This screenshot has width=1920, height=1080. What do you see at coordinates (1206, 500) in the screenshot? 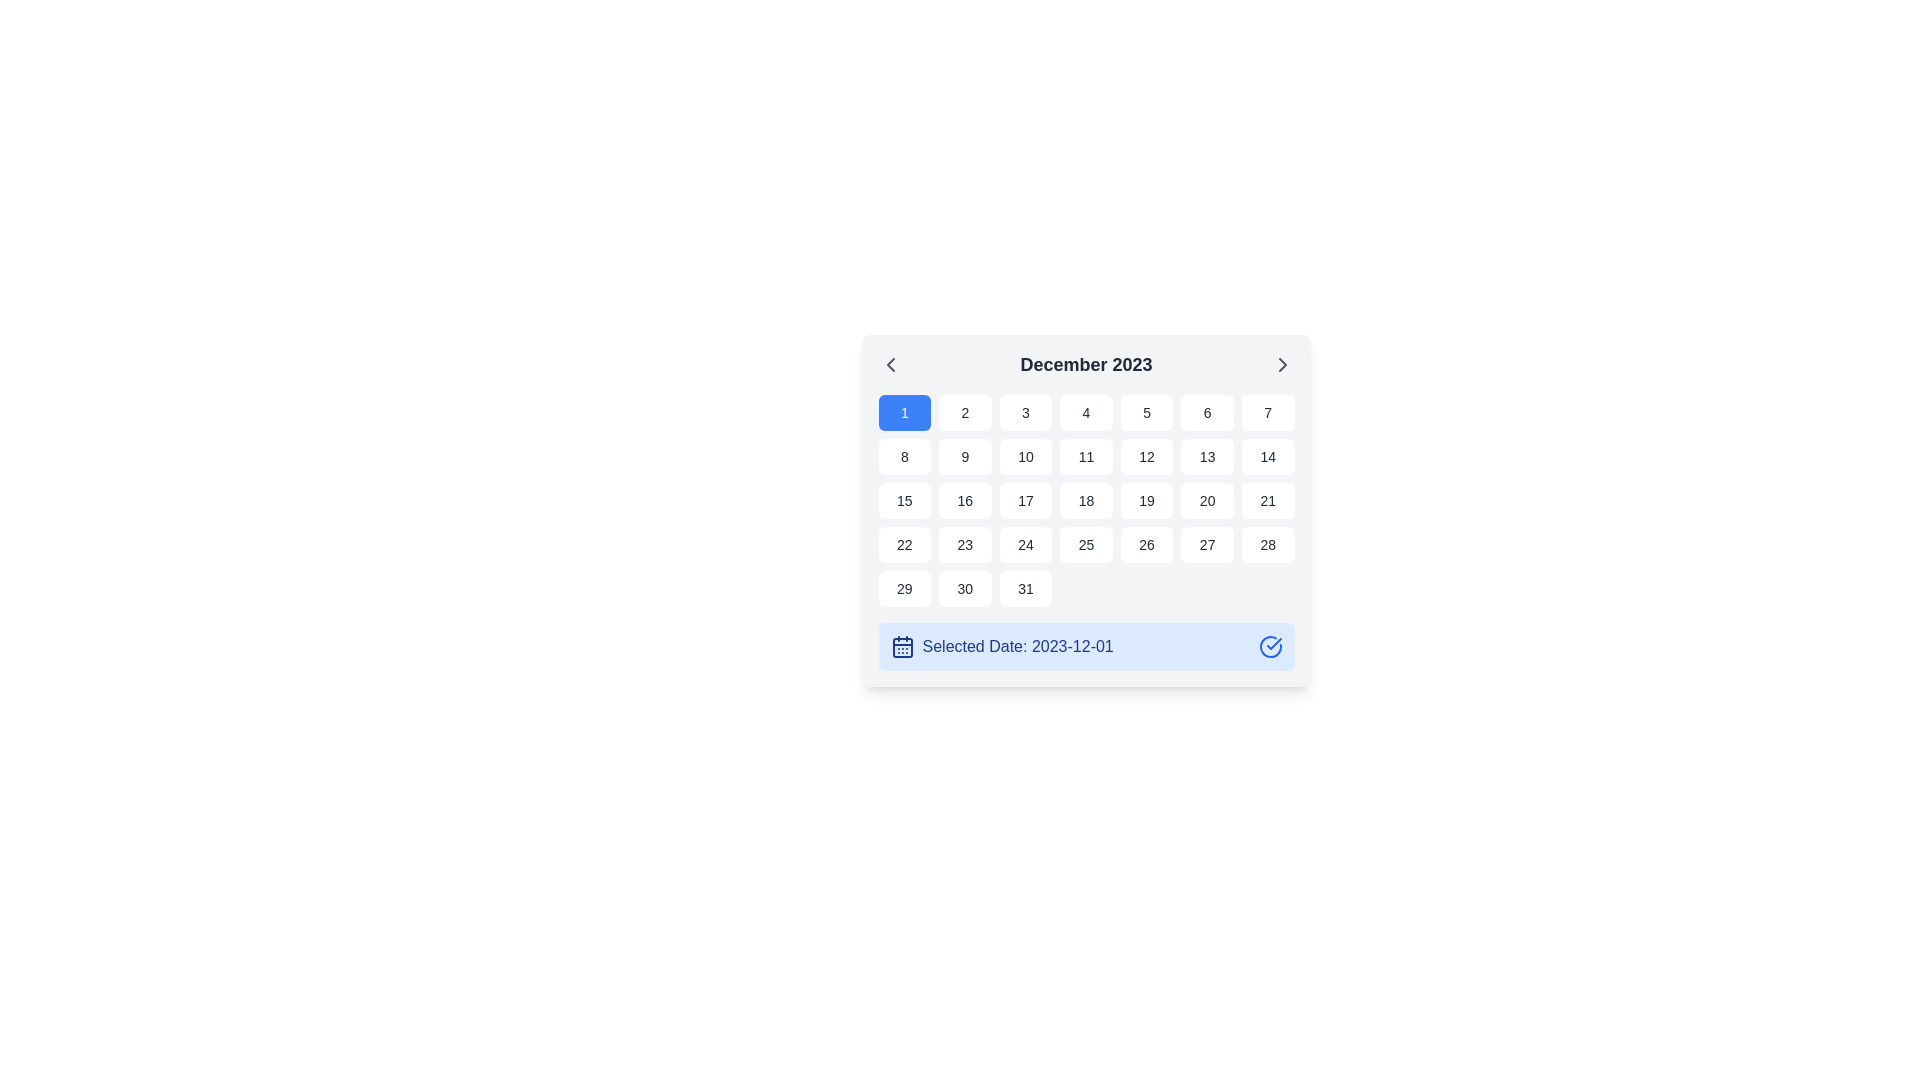
I see `the button representing the 20th of December 2023 in the date picker grid located in the fourth row and sixth column` at bounding box center [1206, 500].